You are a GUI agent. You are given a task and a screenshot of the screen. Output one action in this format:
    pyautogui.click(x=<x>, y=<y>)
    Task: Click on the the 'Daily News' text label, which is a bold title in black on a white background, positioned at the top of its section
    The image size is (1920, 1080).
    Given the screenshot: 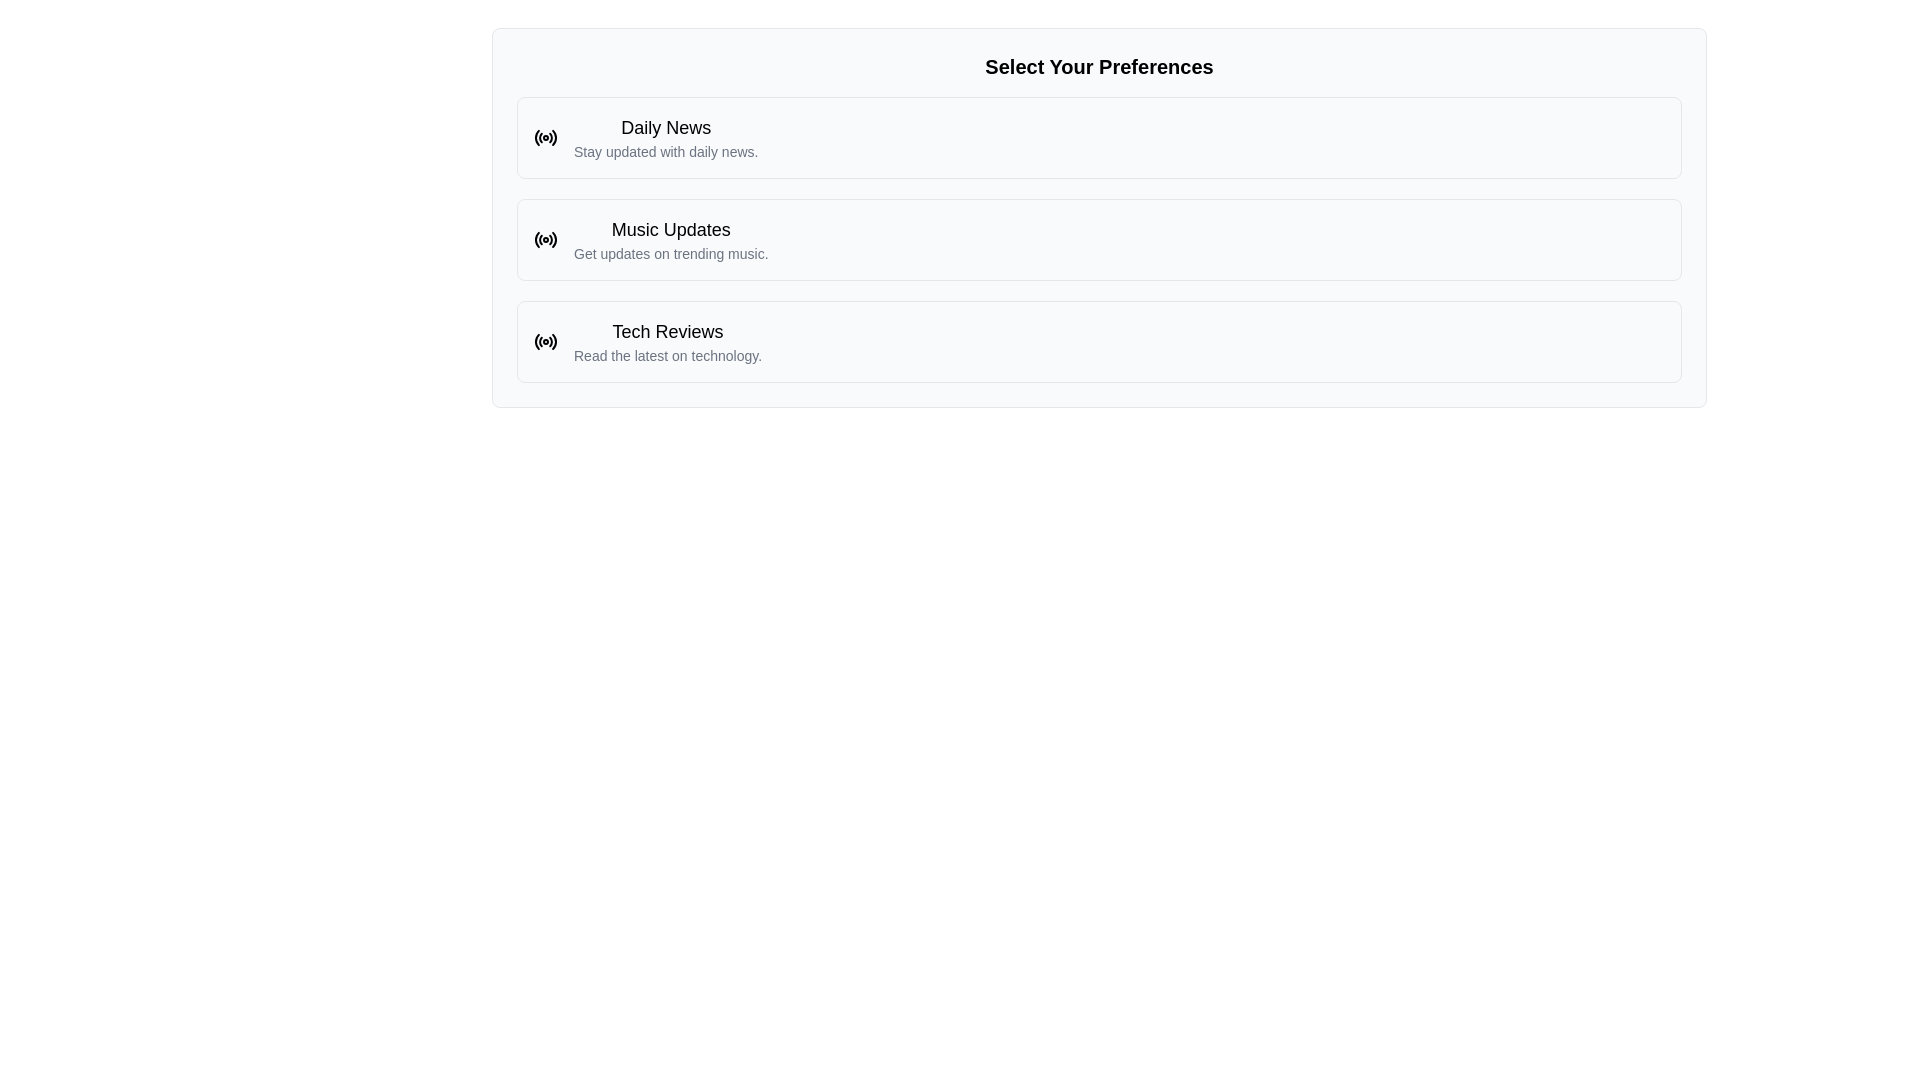 What is the action you would take?
    pyautogui.click(x=666, y=127)
    